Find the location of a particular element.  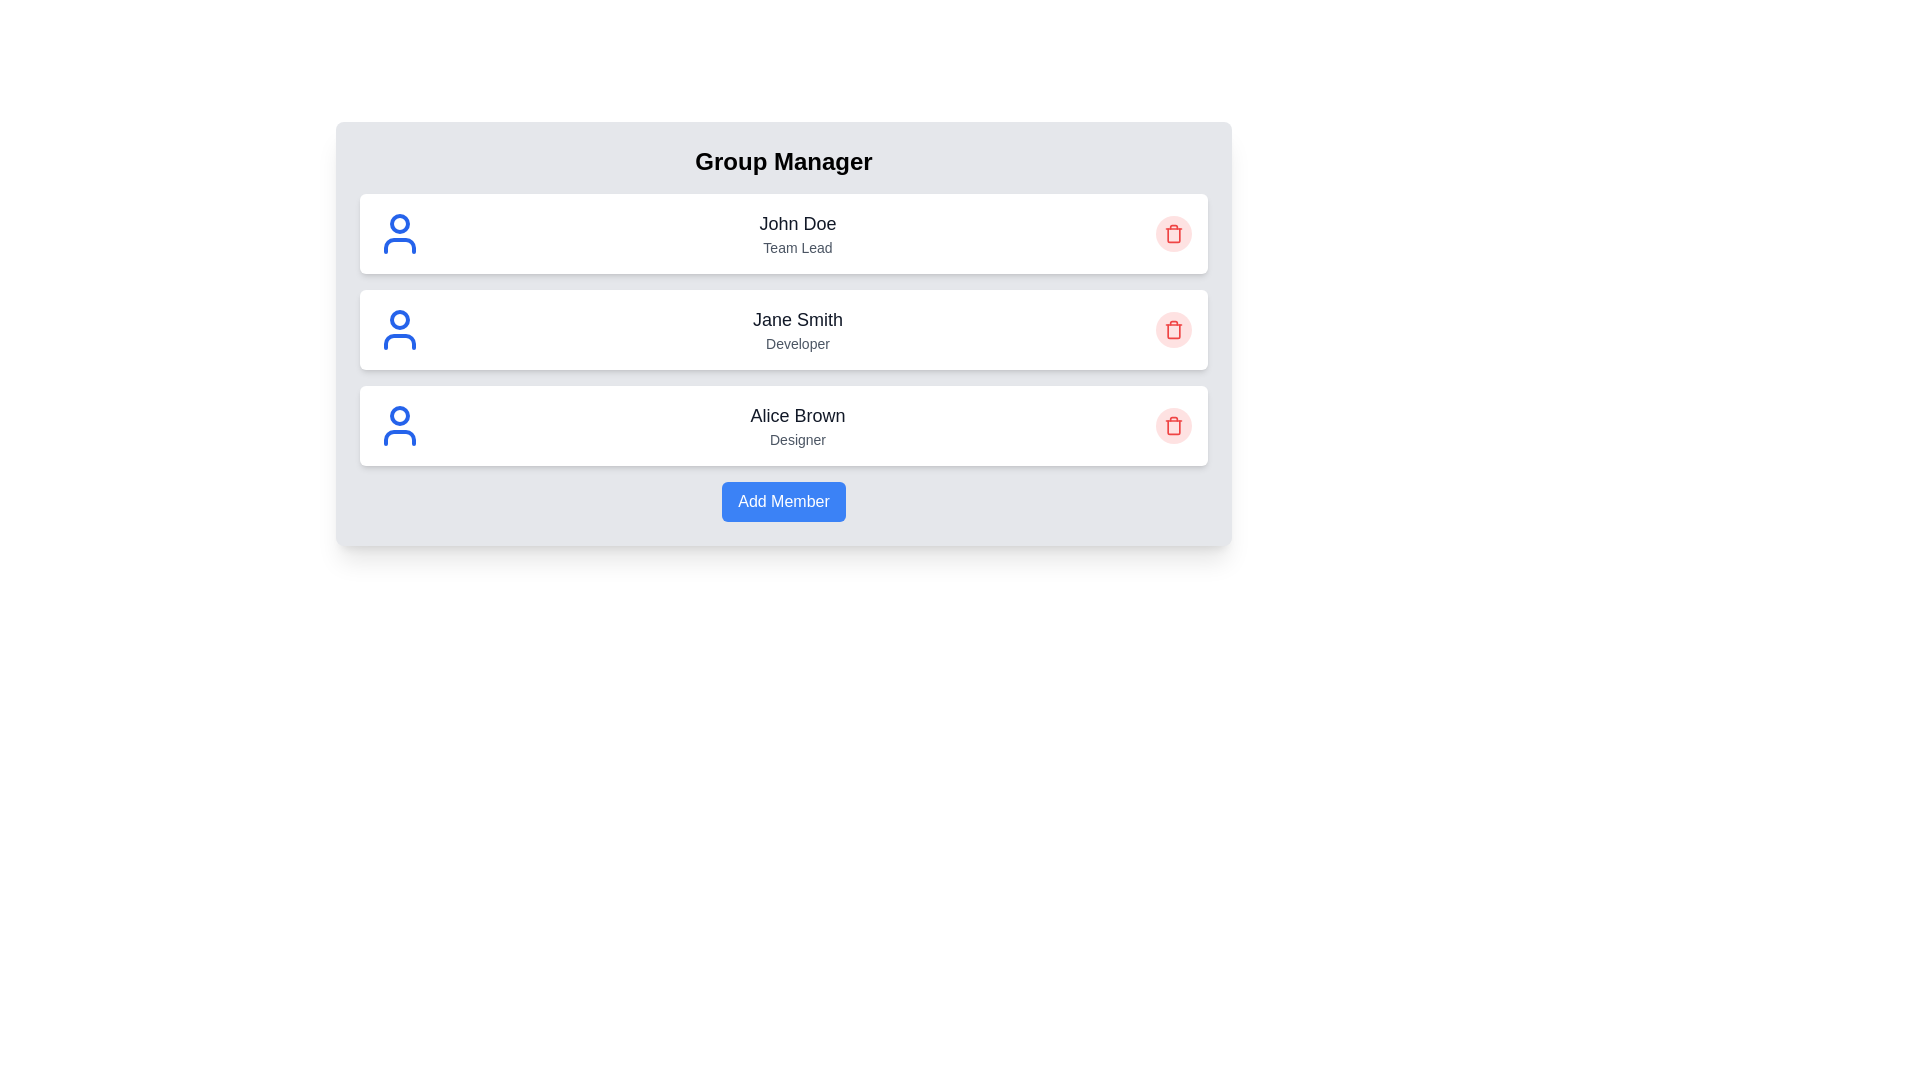

the Text component displaying the name 'Jane Smith', located in the middle row of a vertically stacked list, above the 'Developer' text is located at coordinates (796, 319).